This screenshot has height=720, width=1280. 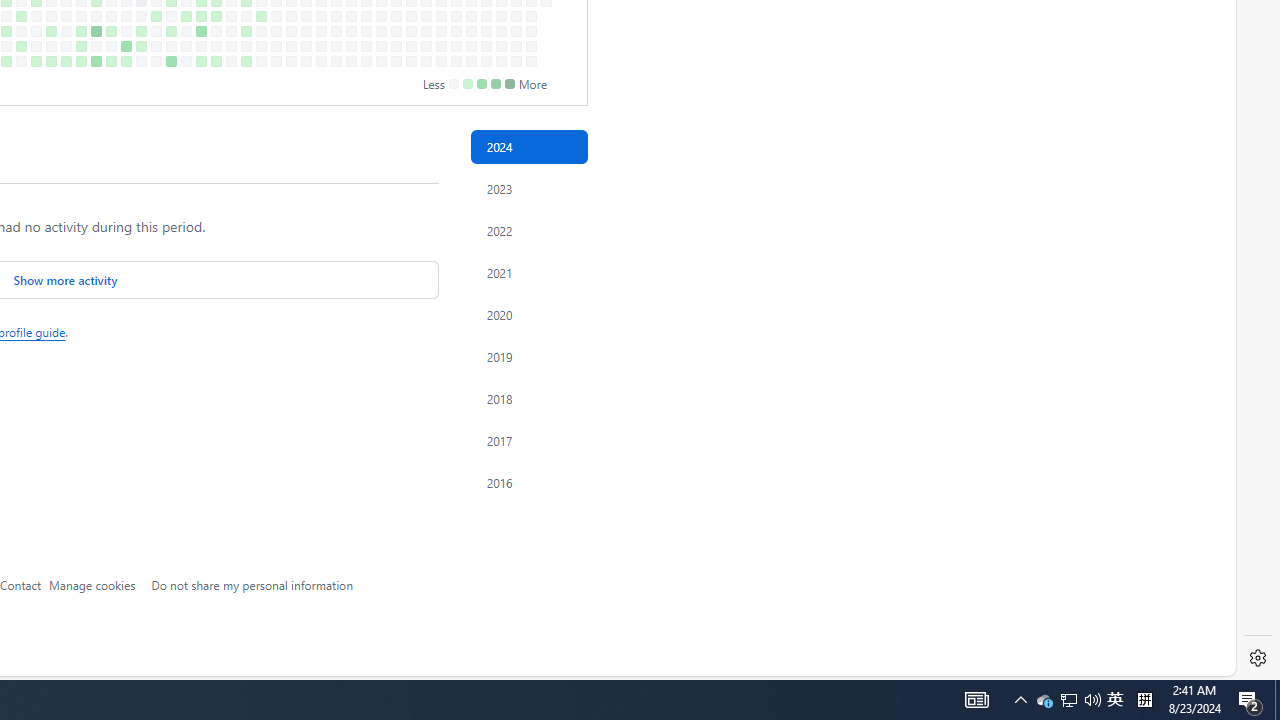 What do you see at coordinates (251, 584) in the screenshot?
I see `'Do not share my personal information'` at bounding box center [251, 584].